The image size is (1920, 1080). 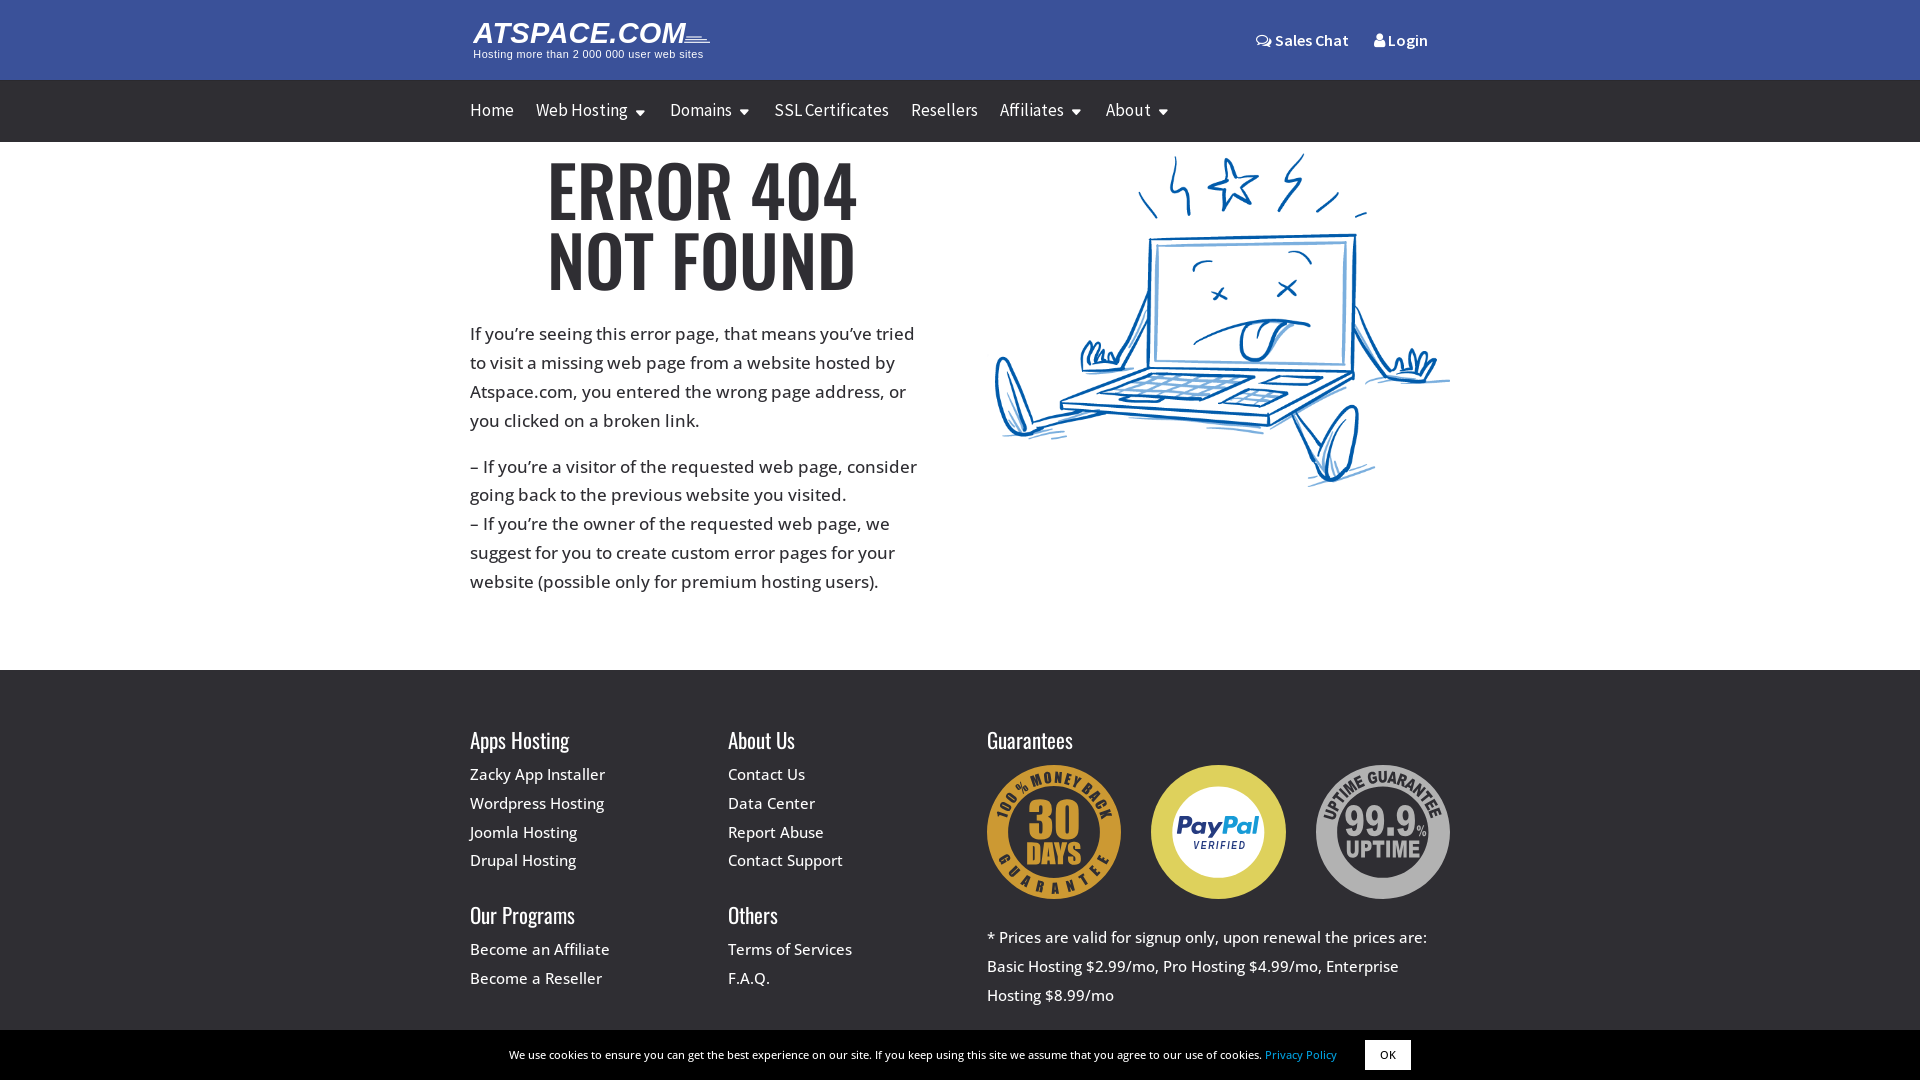 What do you see at coordinates (770, 801) in the screenshot?
I see `'Data Center'` at bounding box center [770, 801].